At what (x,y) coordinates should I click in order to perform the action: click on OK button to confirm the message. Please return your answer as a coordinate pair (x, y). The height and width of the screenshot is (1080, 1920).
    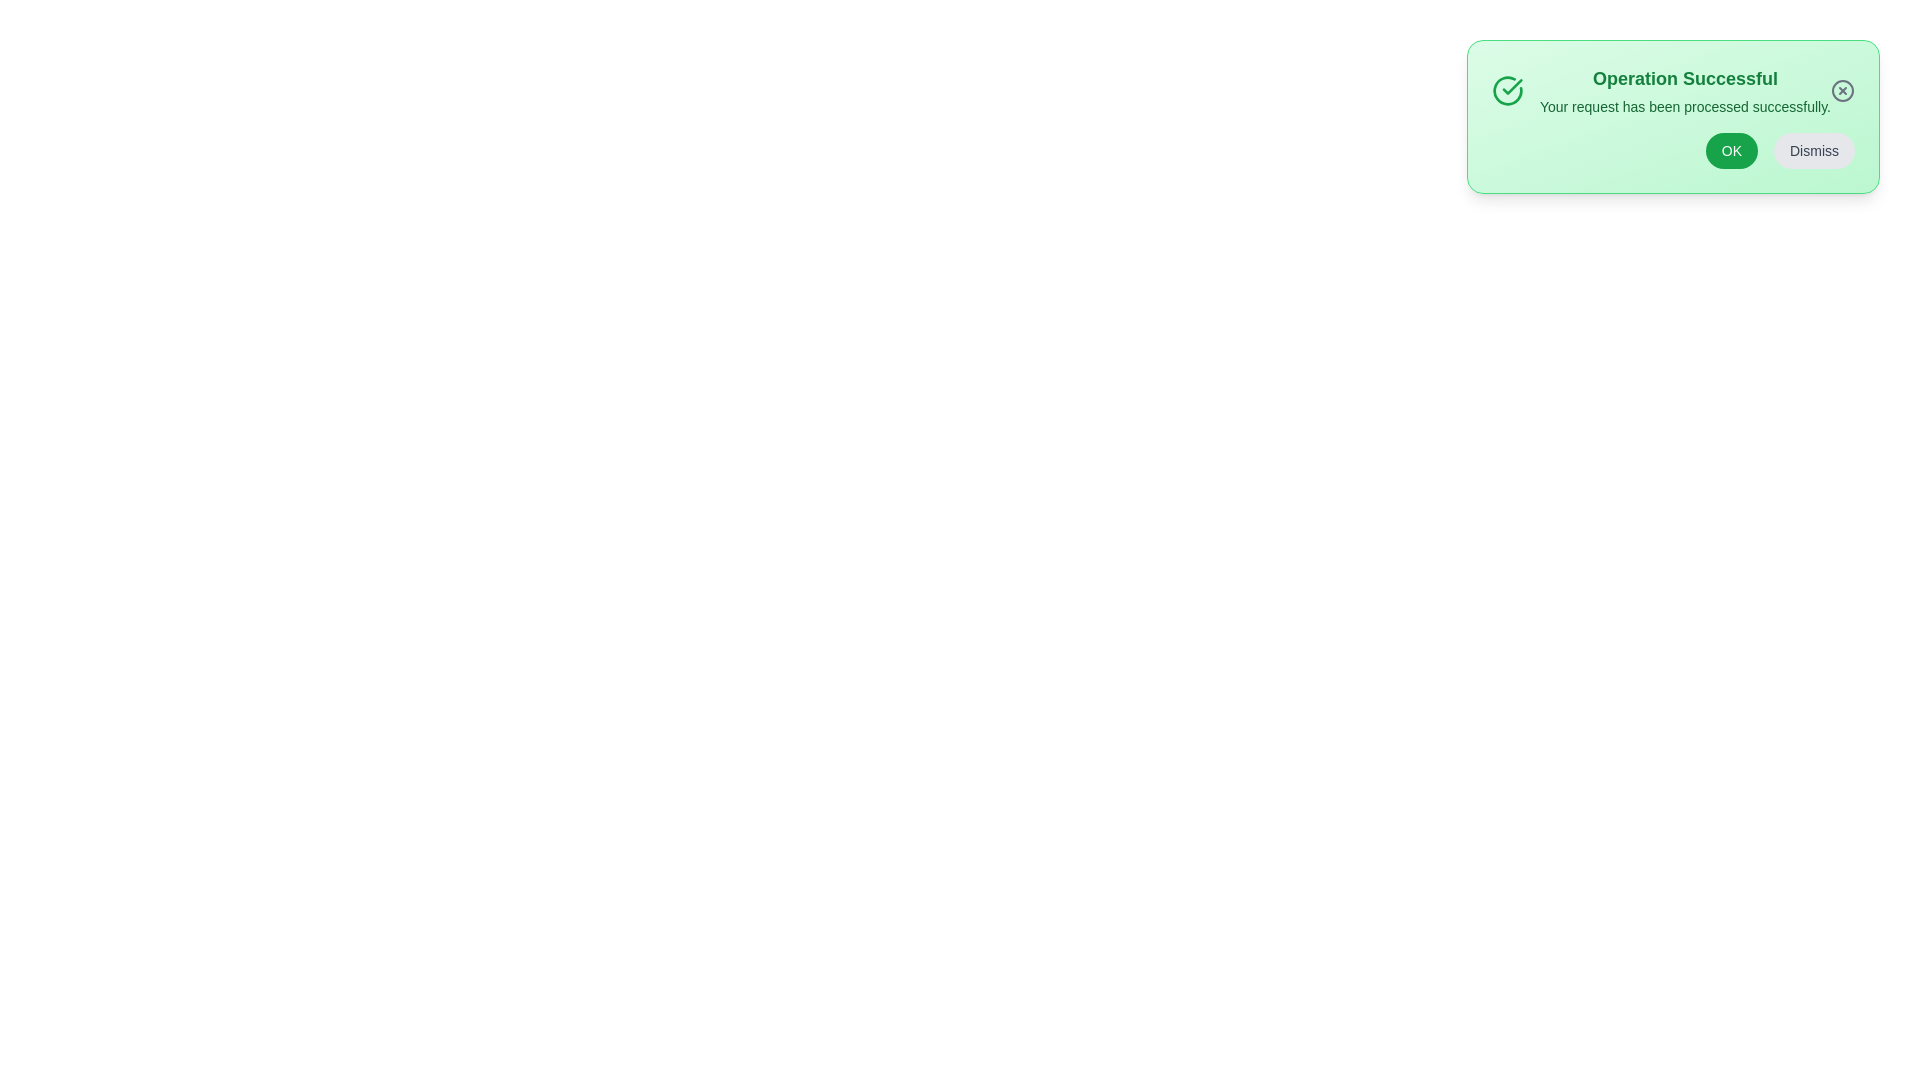
    Looking at the image, I should click on (1730, 149).